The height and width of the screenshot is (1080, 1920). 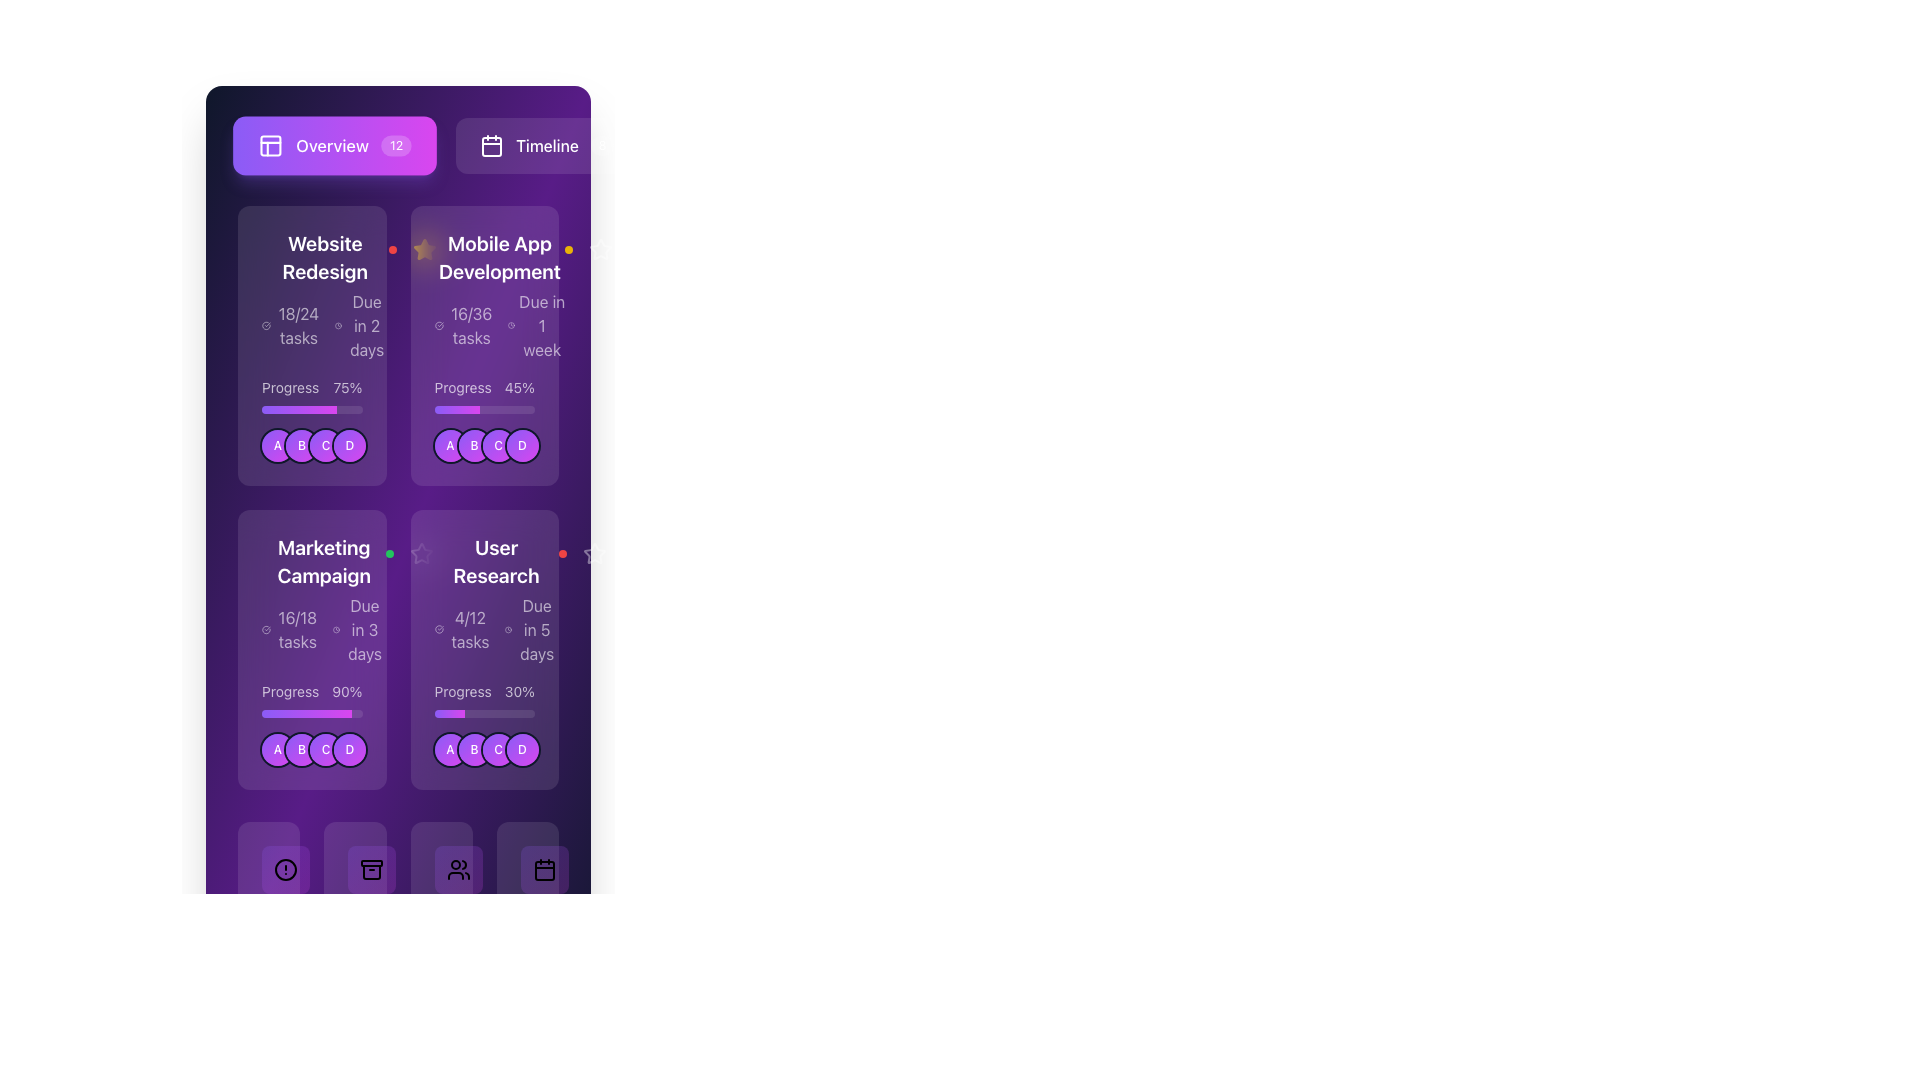 I want to click on the small circular icon with a checkmark inside it, located to the left of the text '16/36 tasks' in the 'Mobile App Development' card, so click(x=438, y=325).